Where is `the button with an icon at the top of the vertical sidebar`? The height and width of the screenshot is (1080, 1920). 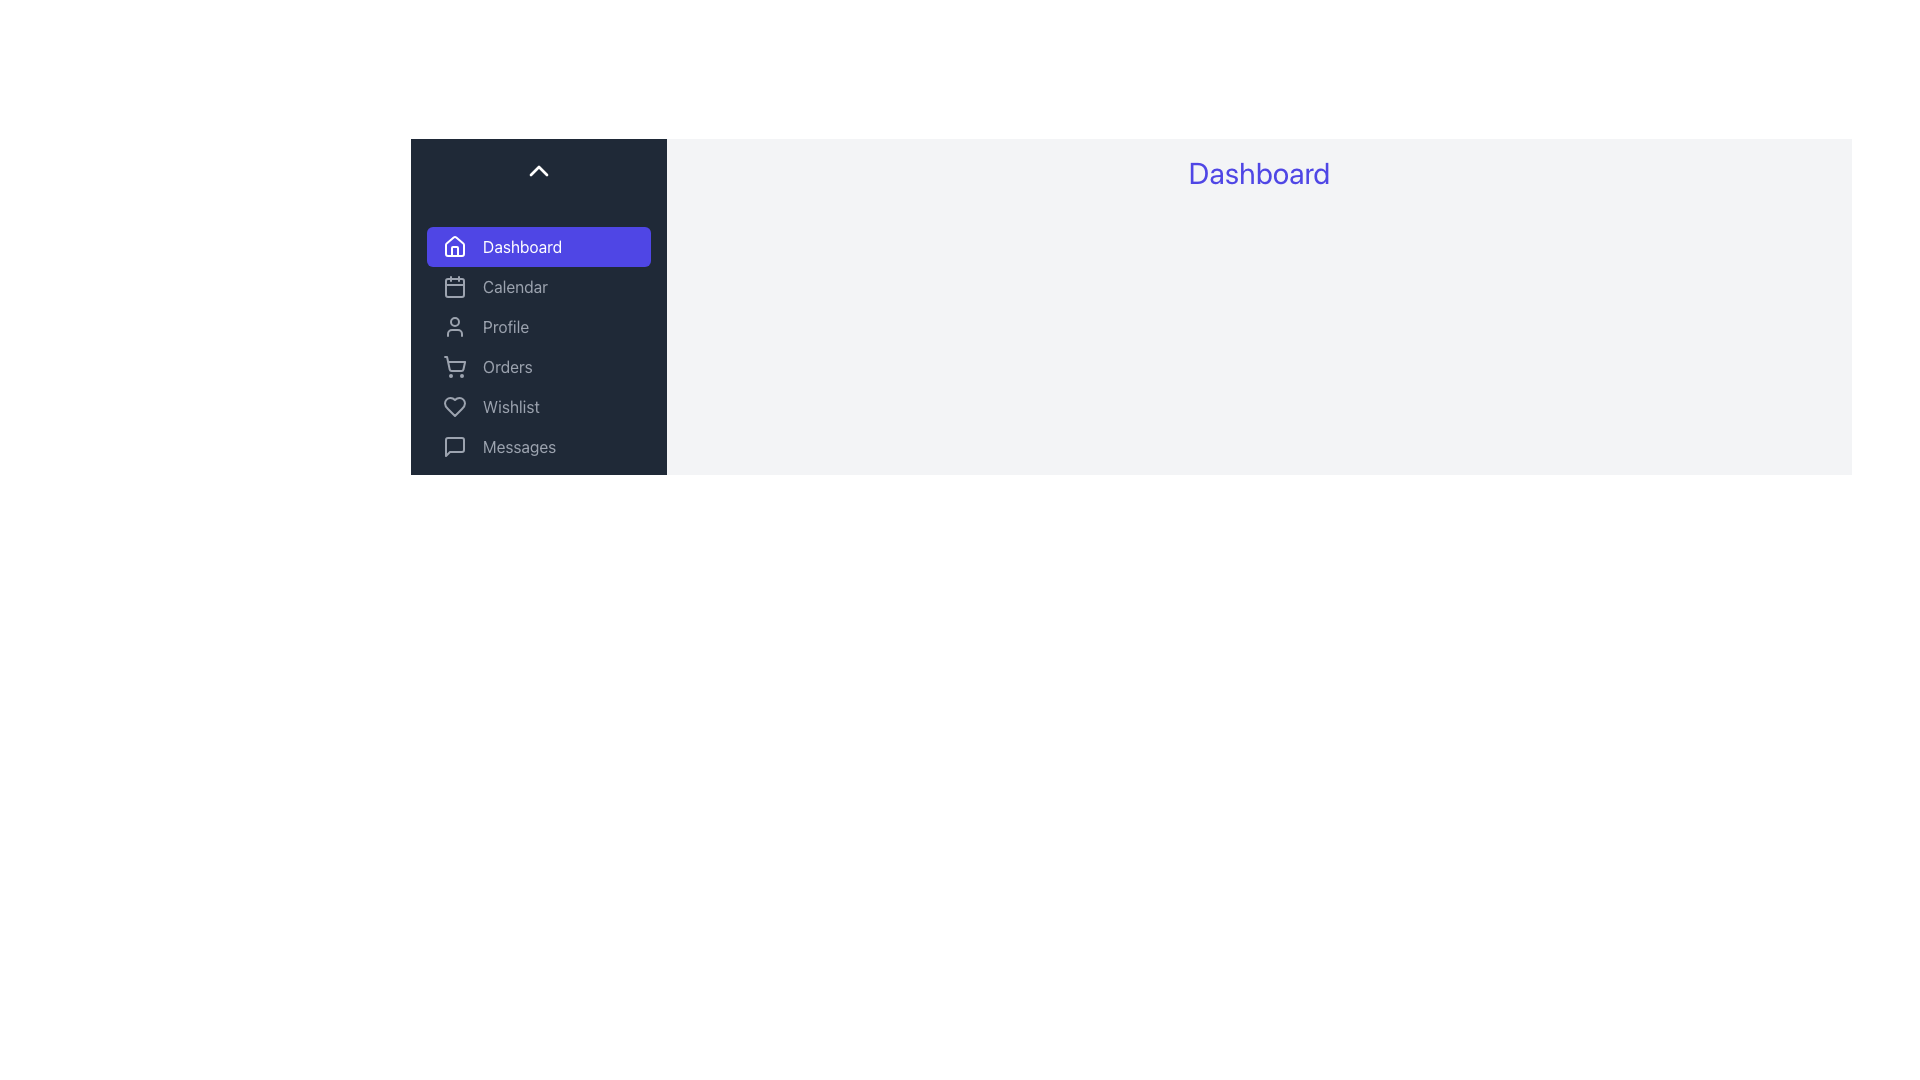 the button with an icon at the top of the vertical sidebar is located at coordinates (538, 169).